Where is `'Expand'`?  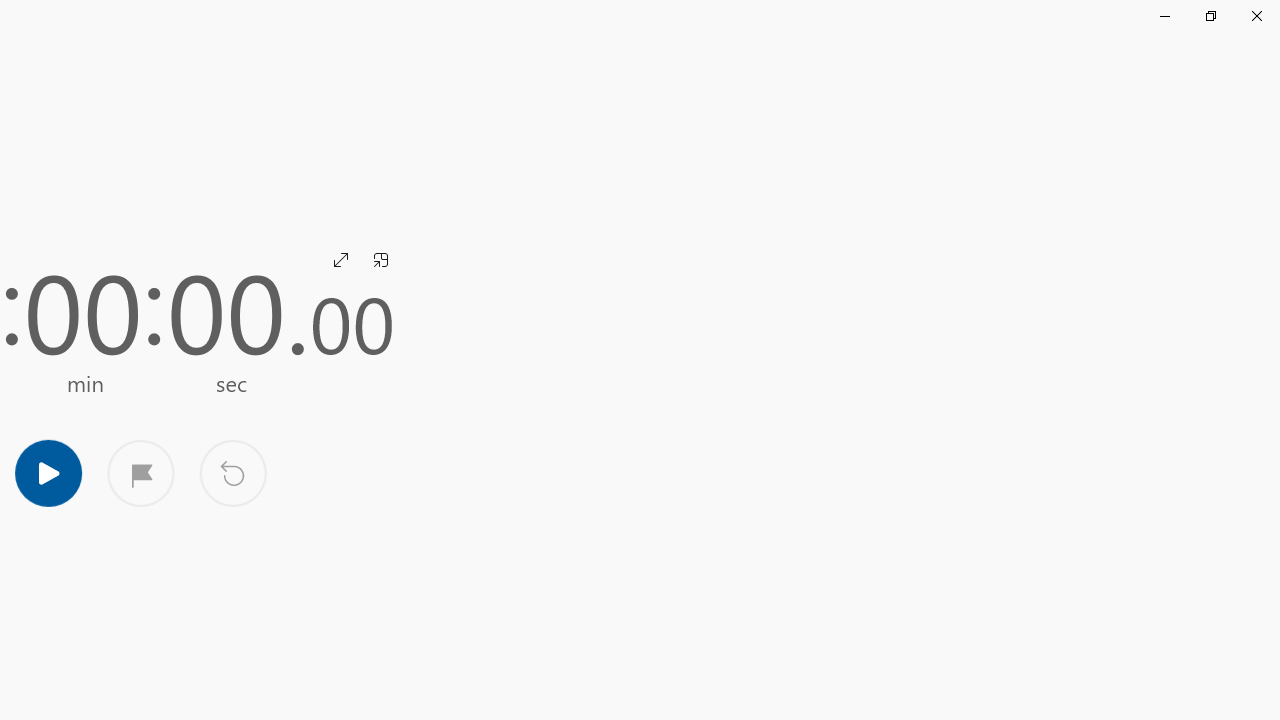
'Expand' is located at coordinates (341, 258).